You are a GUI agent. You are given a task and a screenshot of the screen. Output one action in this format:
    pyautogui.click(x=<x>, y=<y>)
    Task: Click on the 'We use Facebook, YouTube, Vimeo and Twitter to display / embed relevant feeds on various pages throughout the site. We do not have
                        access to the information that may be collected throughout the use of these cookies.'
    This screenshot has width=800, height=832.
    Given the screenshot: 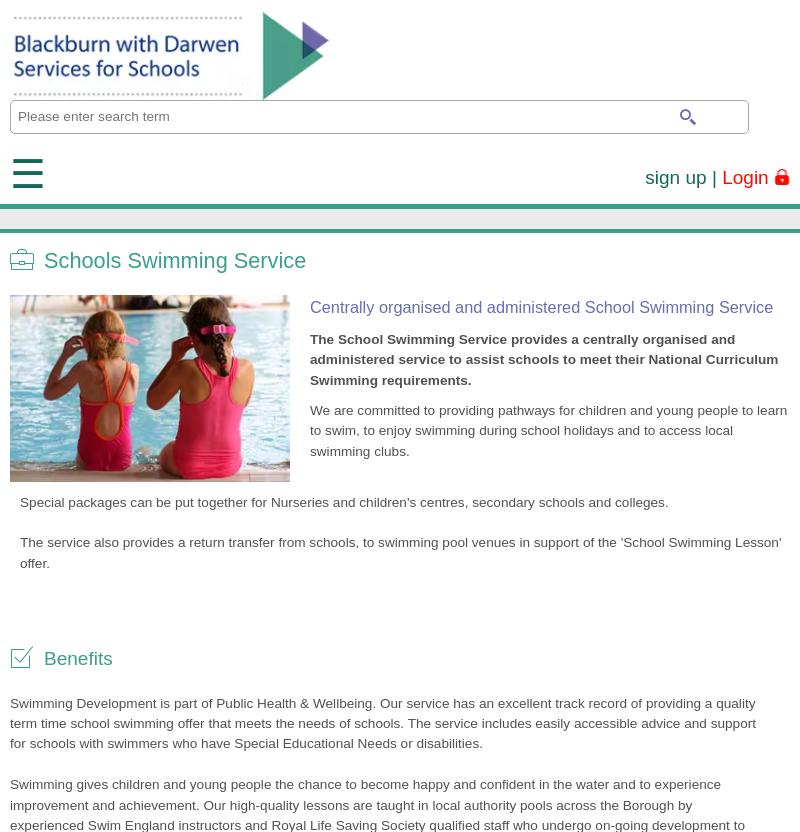 What is the action you would take?
    pyautogui.click(x=192, y=710)
    